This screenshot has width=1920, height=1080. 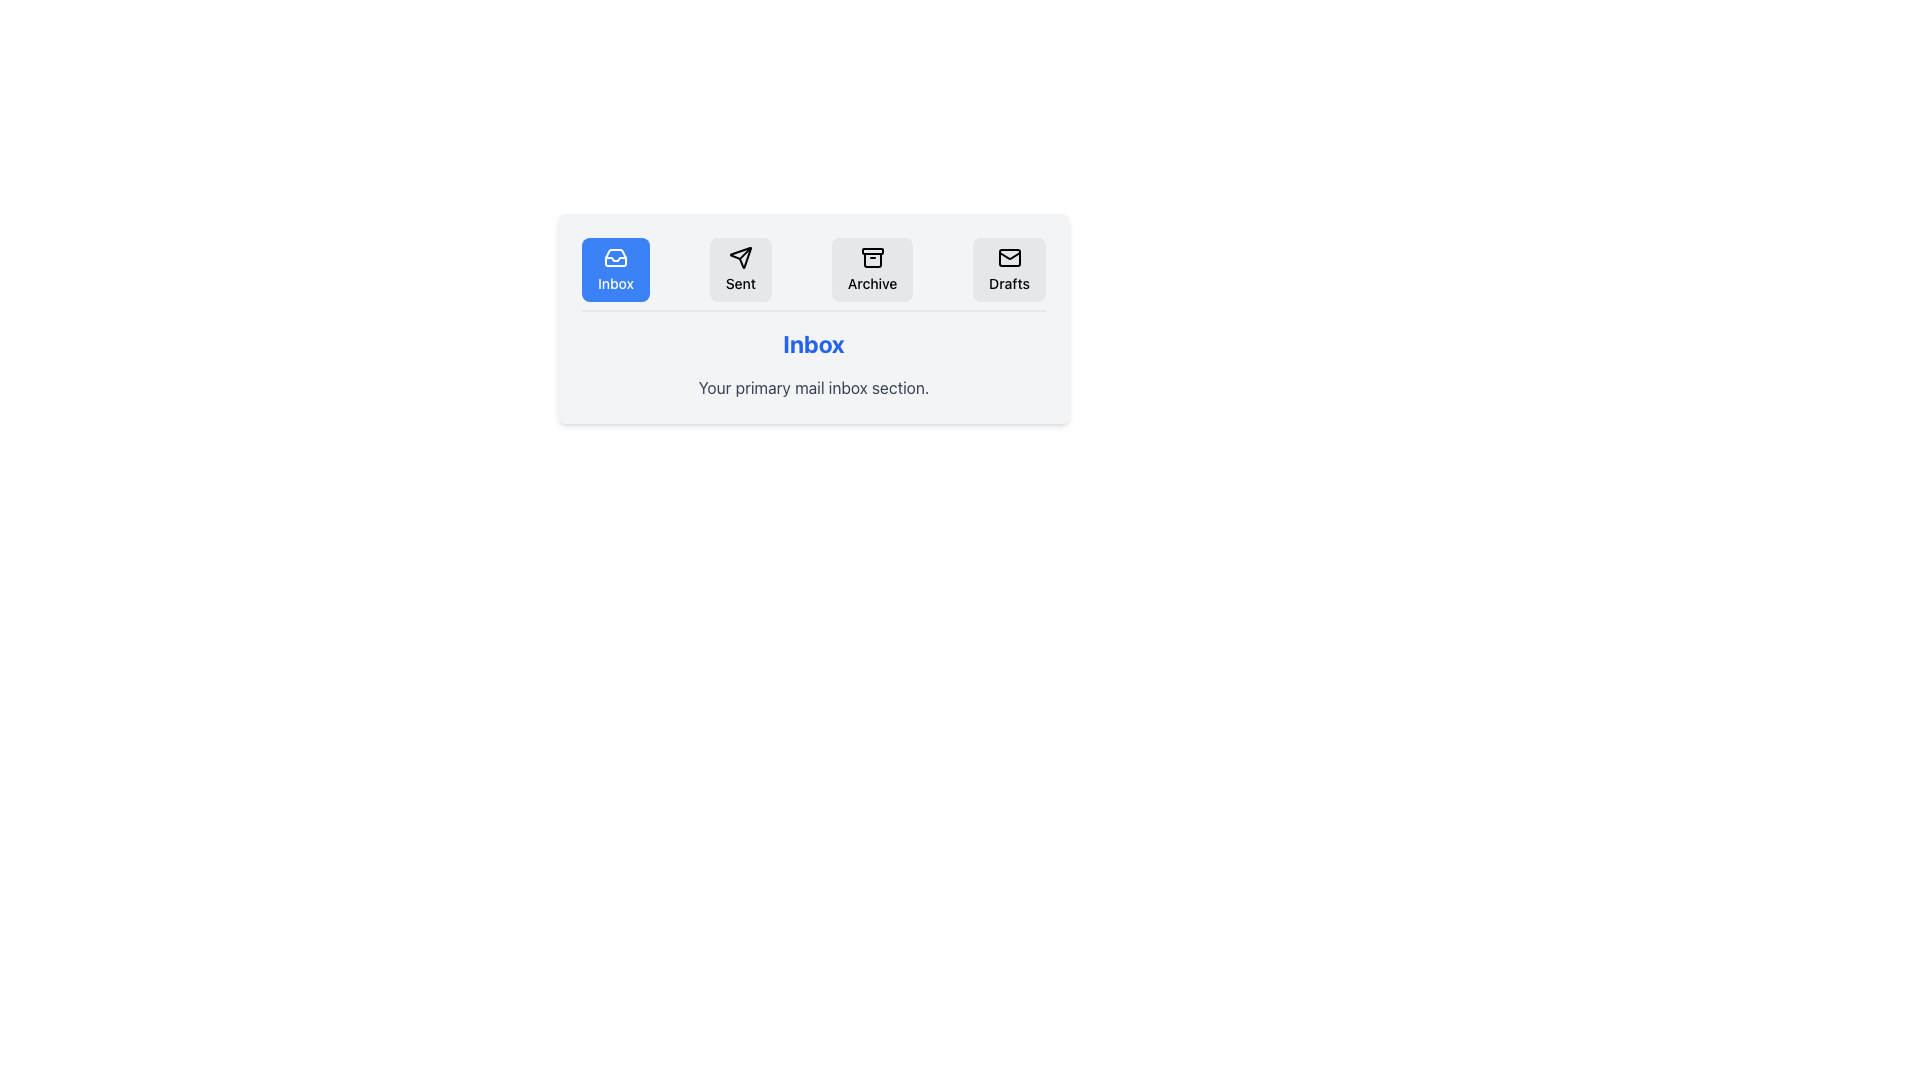 What do you see at coordinates (1009, 270) in the screenshot?
I see `the 'Drafts' button, which is a light gray button with rounded corners and an envelope icon, located at the rightmost end of the row of buttons` at bounding box center [1009, 270].